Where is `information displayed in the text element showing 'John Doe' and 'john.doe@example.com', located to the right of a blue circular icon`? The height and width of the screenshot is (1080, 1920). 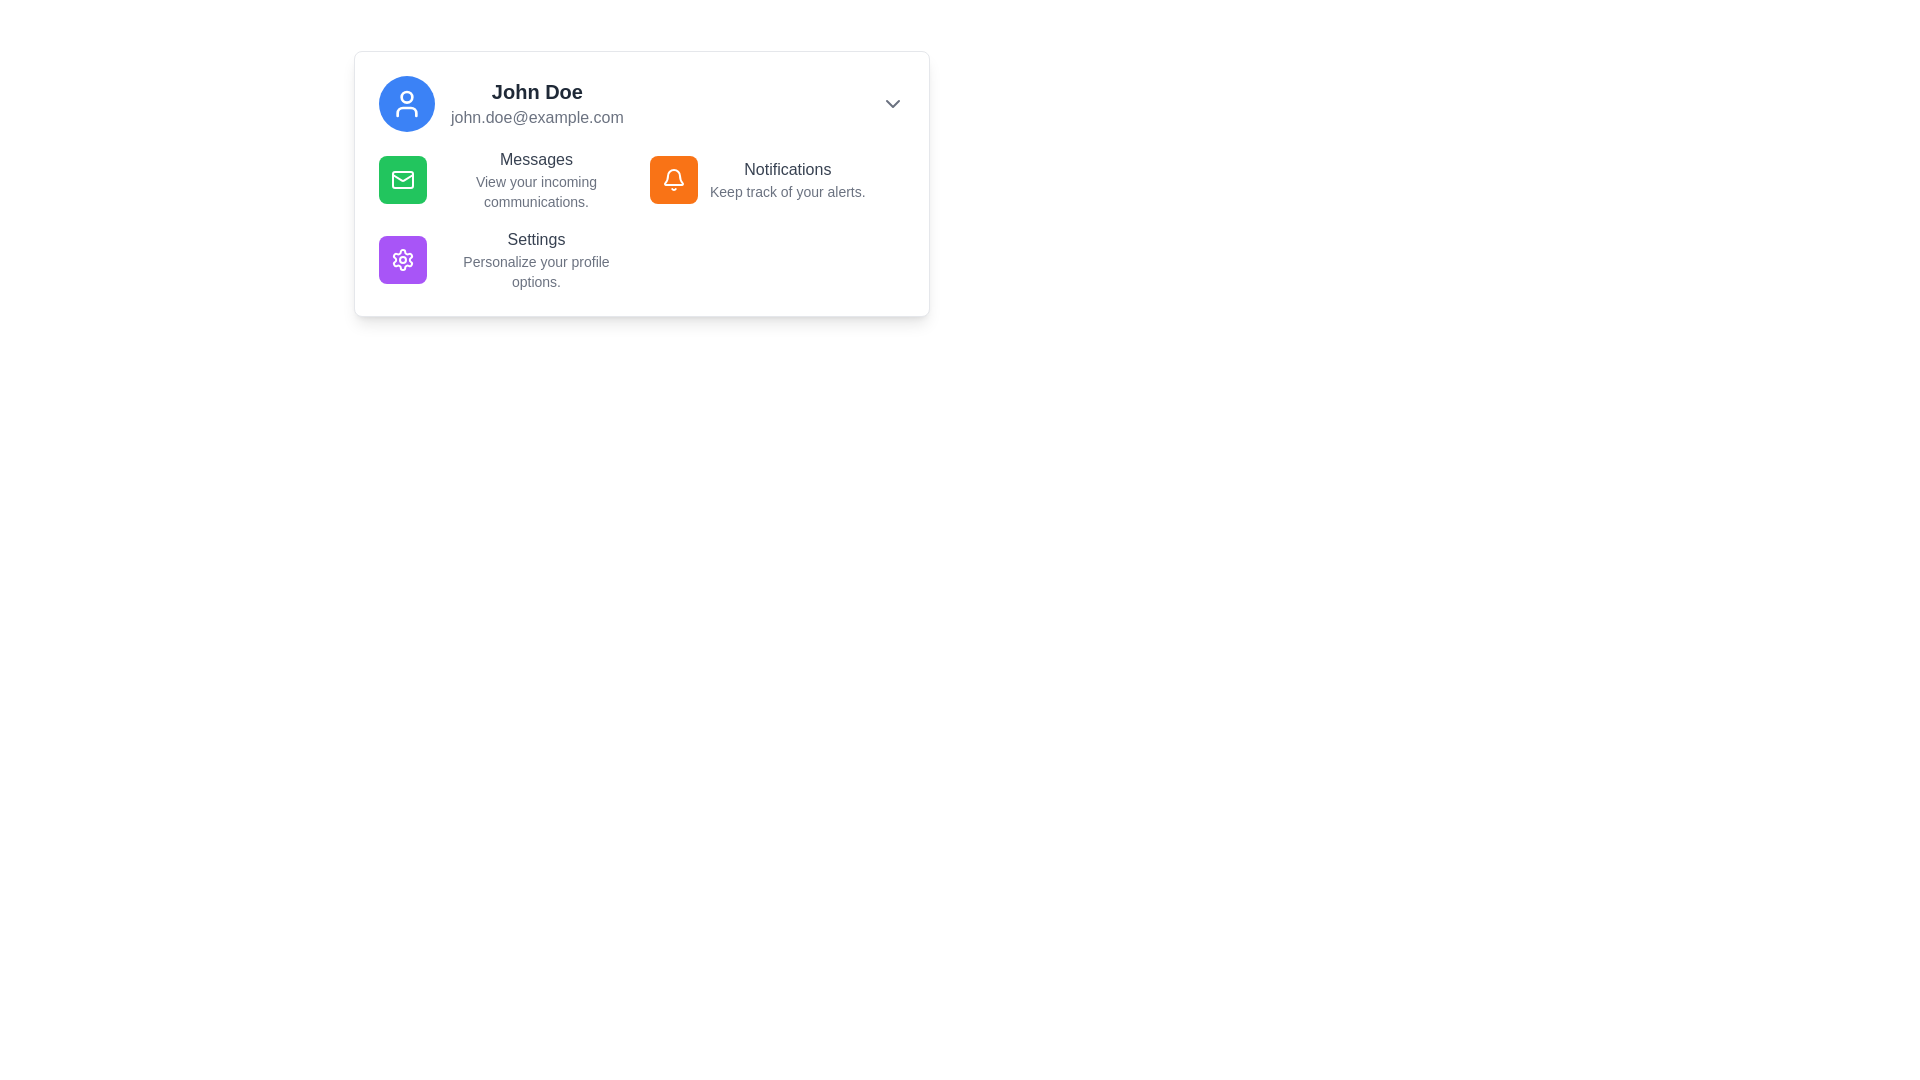 information displayed in the text element showing 'John Doe' and 'john.doe@example.com', located to the right of a blue circular icon is located at coordinates (537, 104).